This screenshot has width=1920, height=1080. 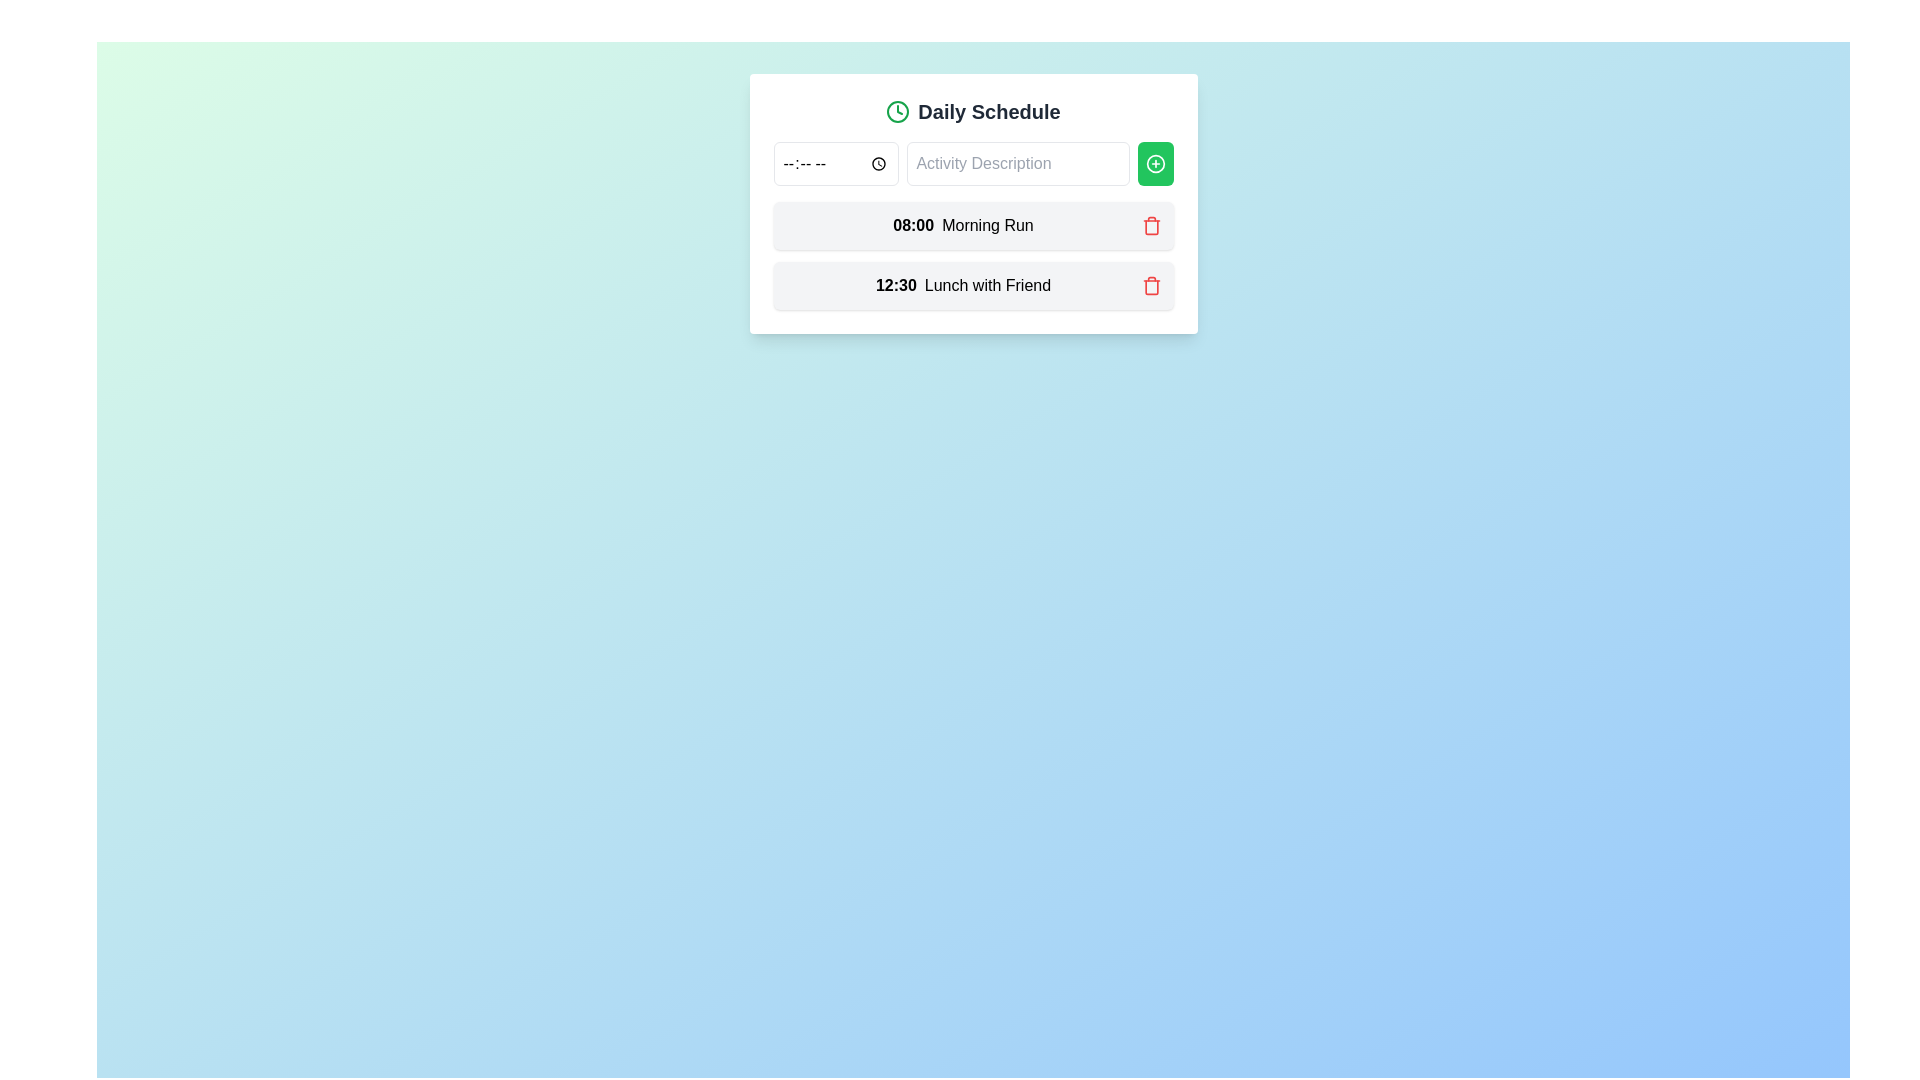 What do you see at coordinates (973, 285) in the screenshot?
I see `the 'Lunch with Friend' scheduled activity in the Daily Schedule section` at bounding box center [973, 285].